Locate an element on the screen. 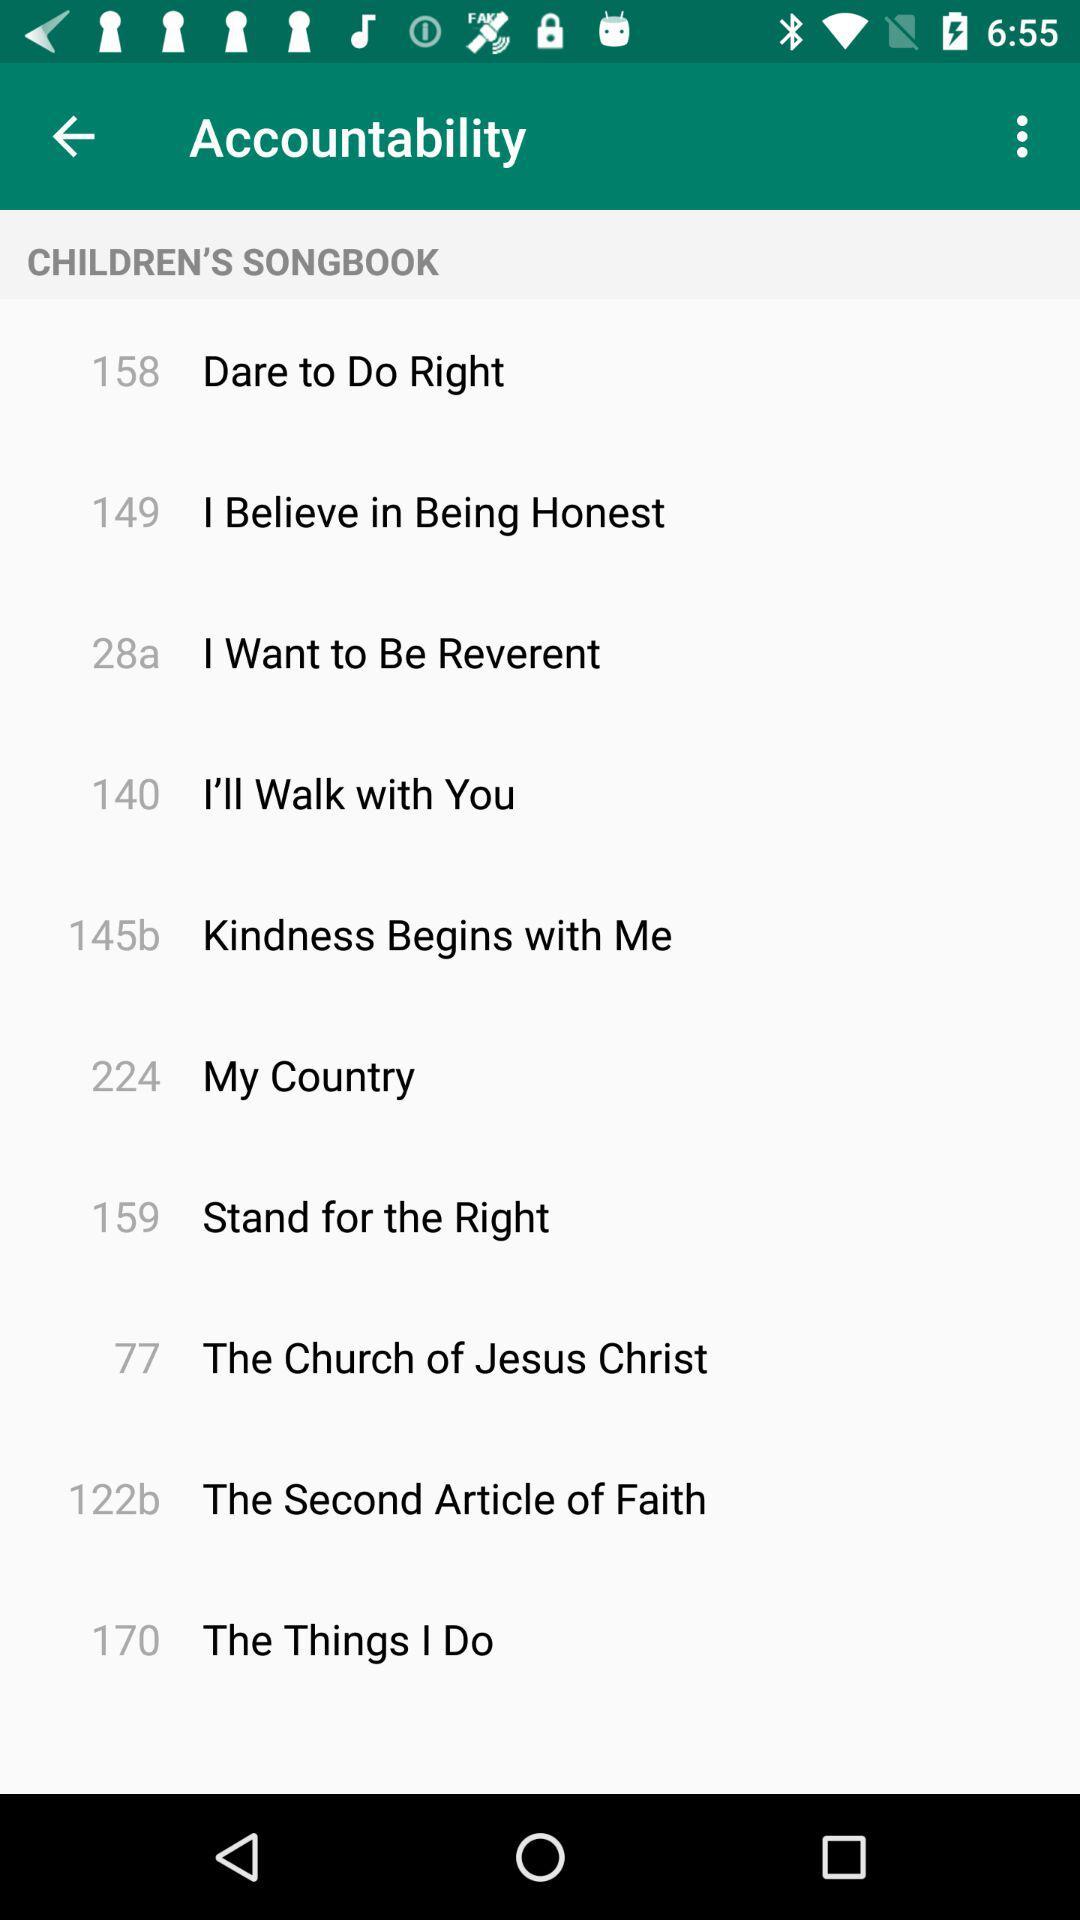 Image resolution: width=1080 pixels, height=1920 pixels. the item at the top right corner is located at coordinates (1027, 135).